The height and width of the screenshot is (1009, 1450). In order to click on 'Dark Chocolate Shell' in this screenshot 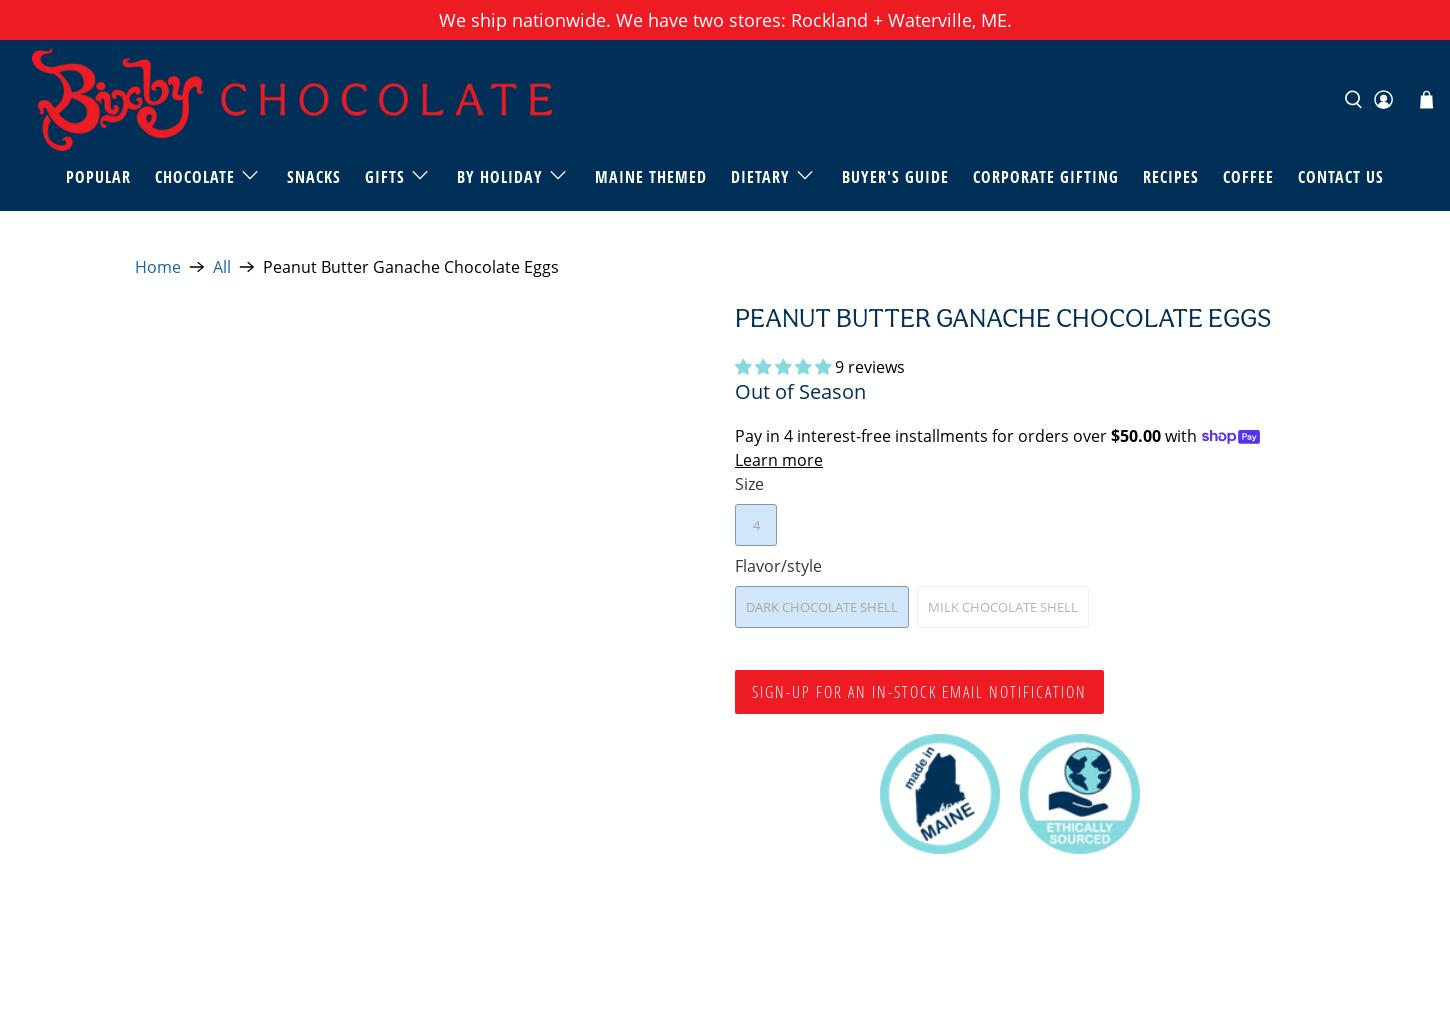, I will do `click(822, 606)`.